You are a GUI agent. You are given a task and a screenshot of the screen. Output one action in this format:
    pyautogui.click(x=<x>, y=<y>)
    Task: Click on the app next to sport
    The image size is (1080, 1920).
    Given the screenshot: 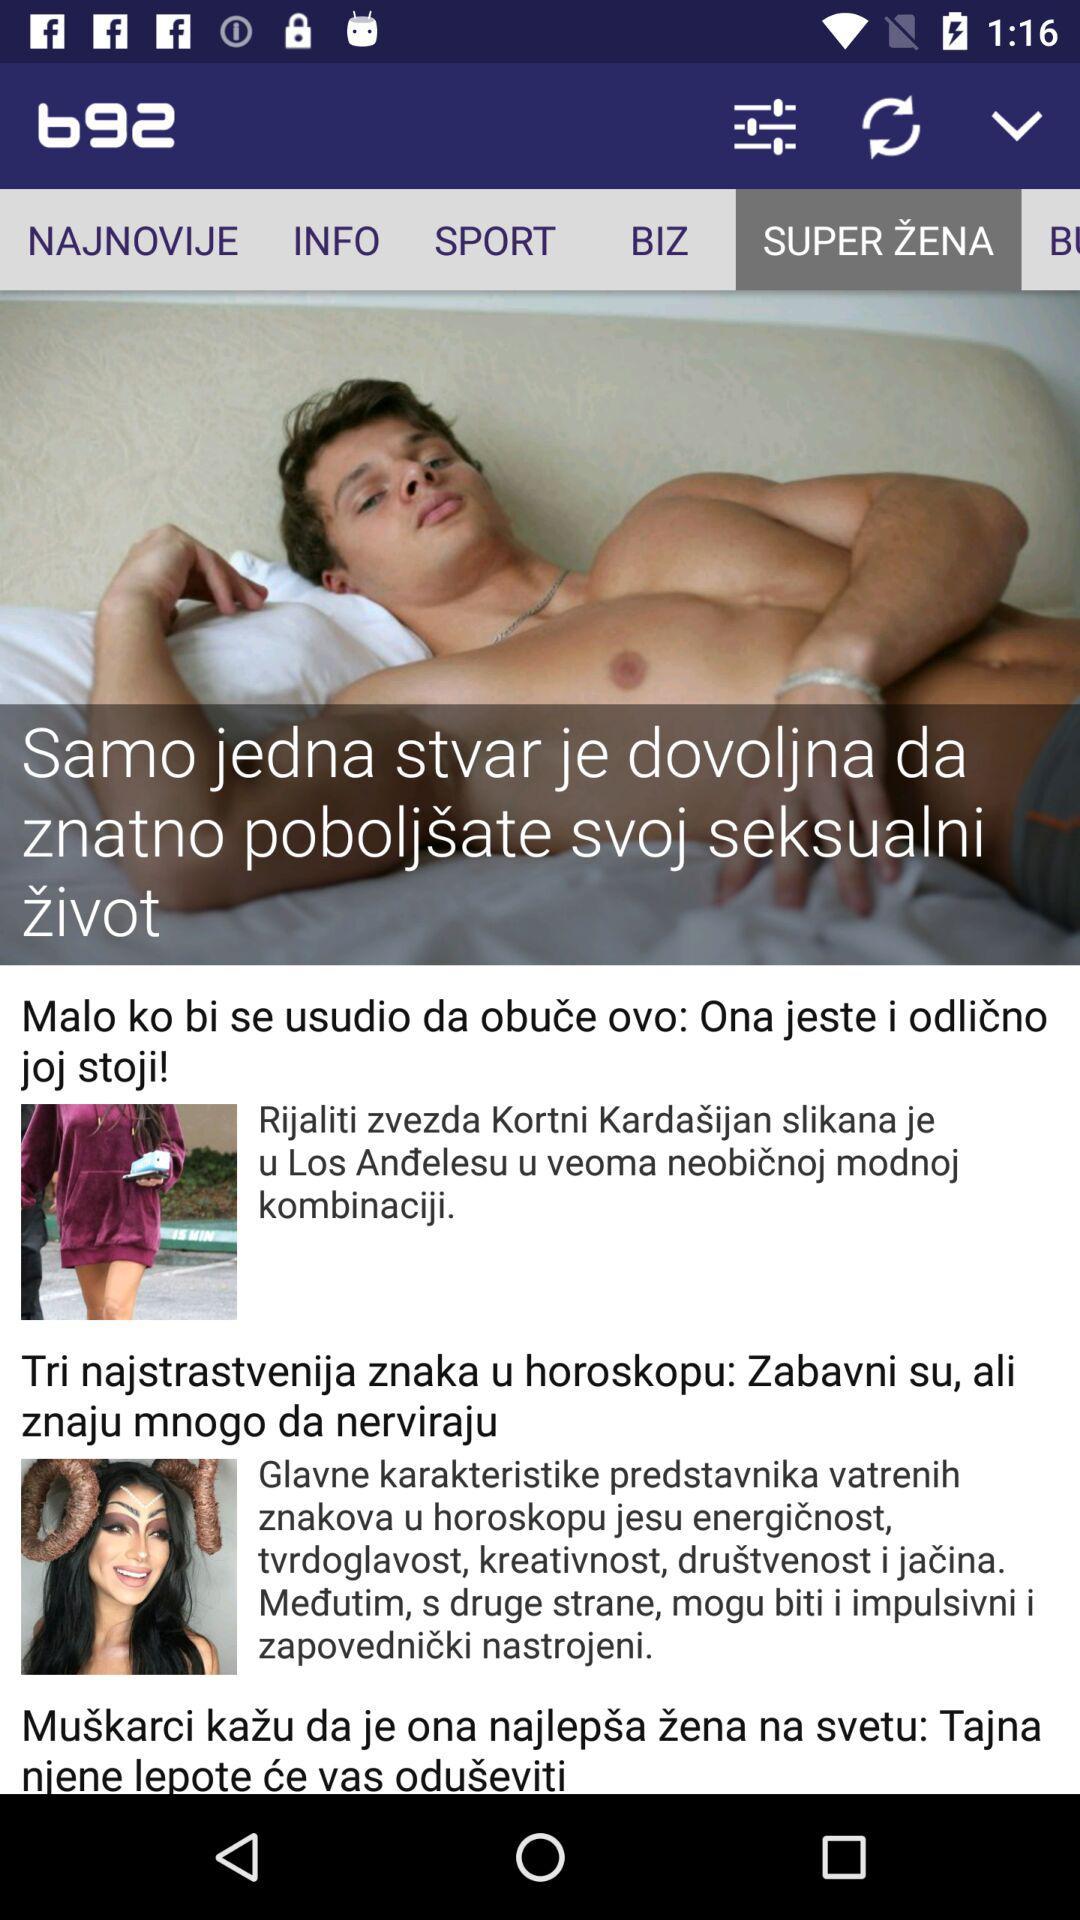 What is the action you would take?
    pyautogui.click(x=659, y=239)
    